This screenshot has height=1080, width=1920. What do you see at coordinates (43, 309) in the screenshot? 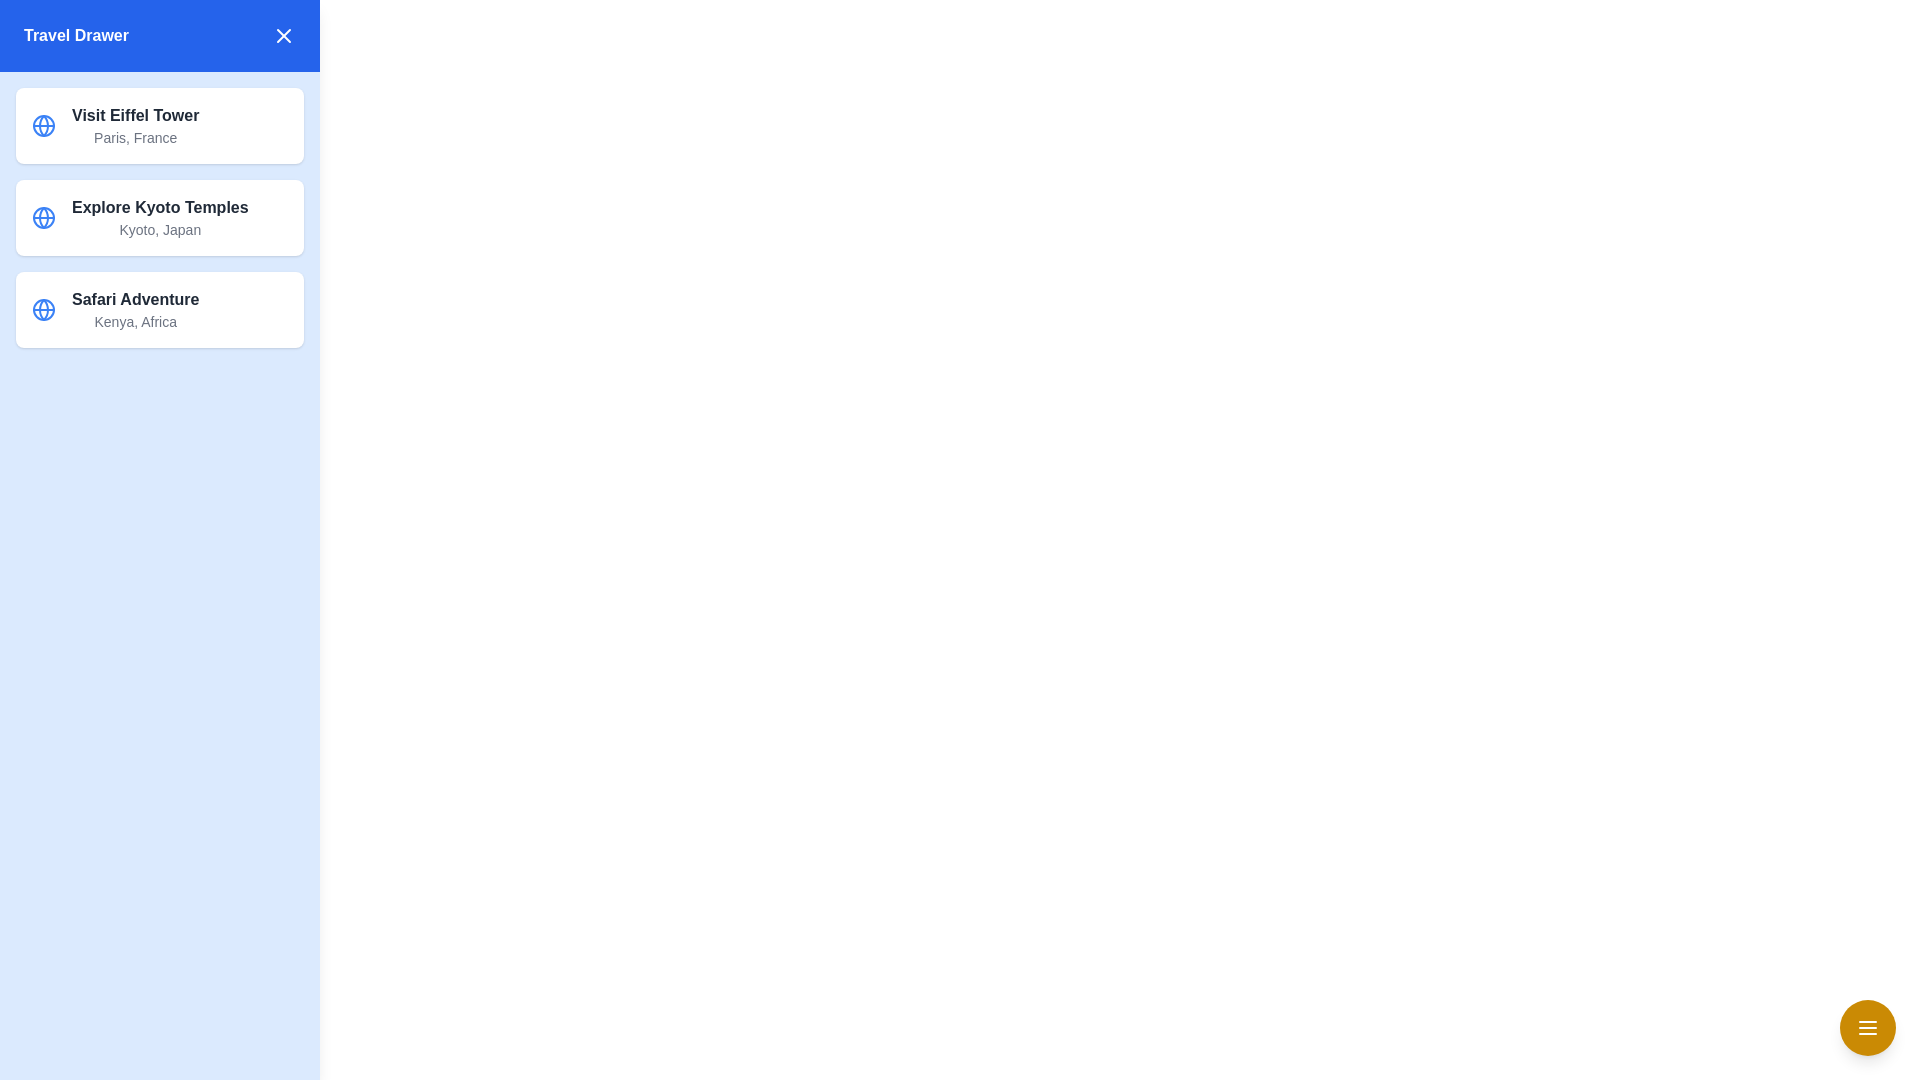
I see `the SVG Circle that is part of the third globe icon on the left of the 'Safari Adventure' item in the list` at bounding box center [43, 309].